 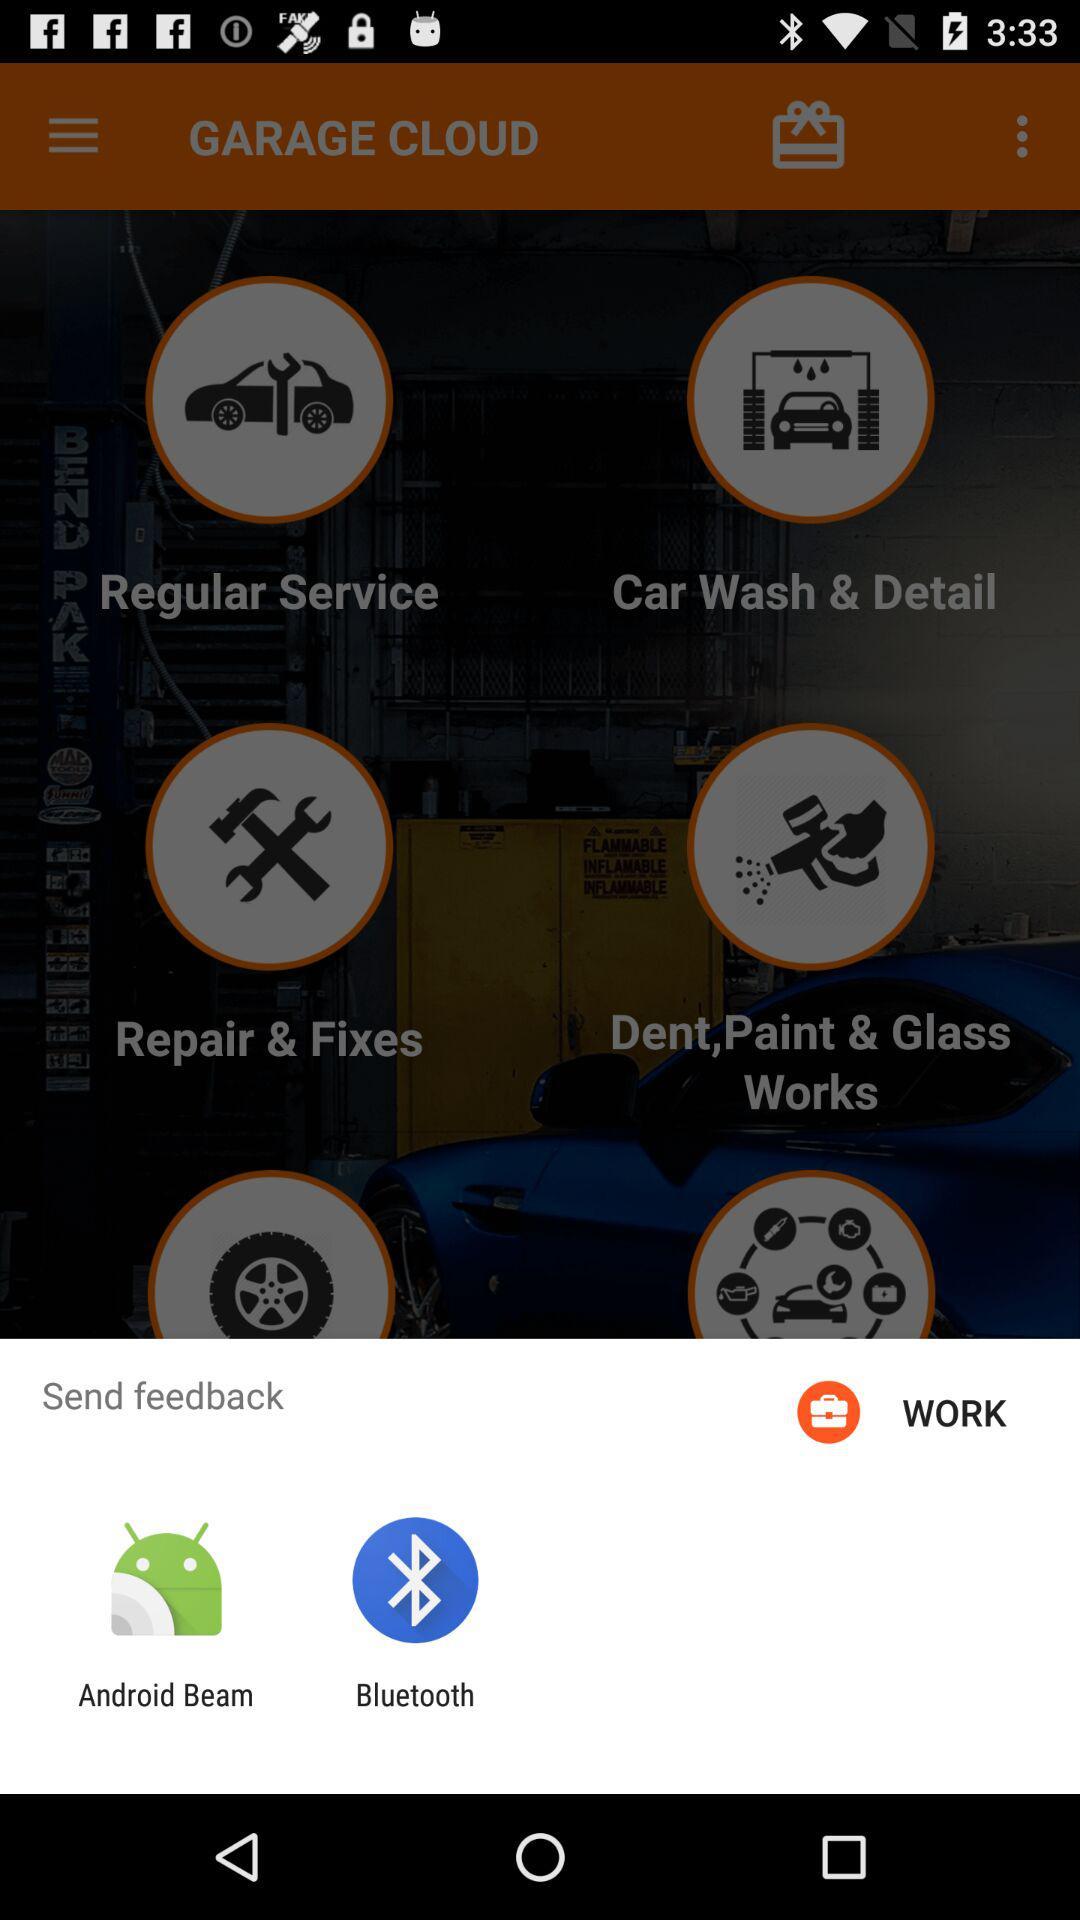 What do you see at coordinates (414, 1711) in the screenshot?
I see `the bluetooth app` at bounding box center [414, 1711].